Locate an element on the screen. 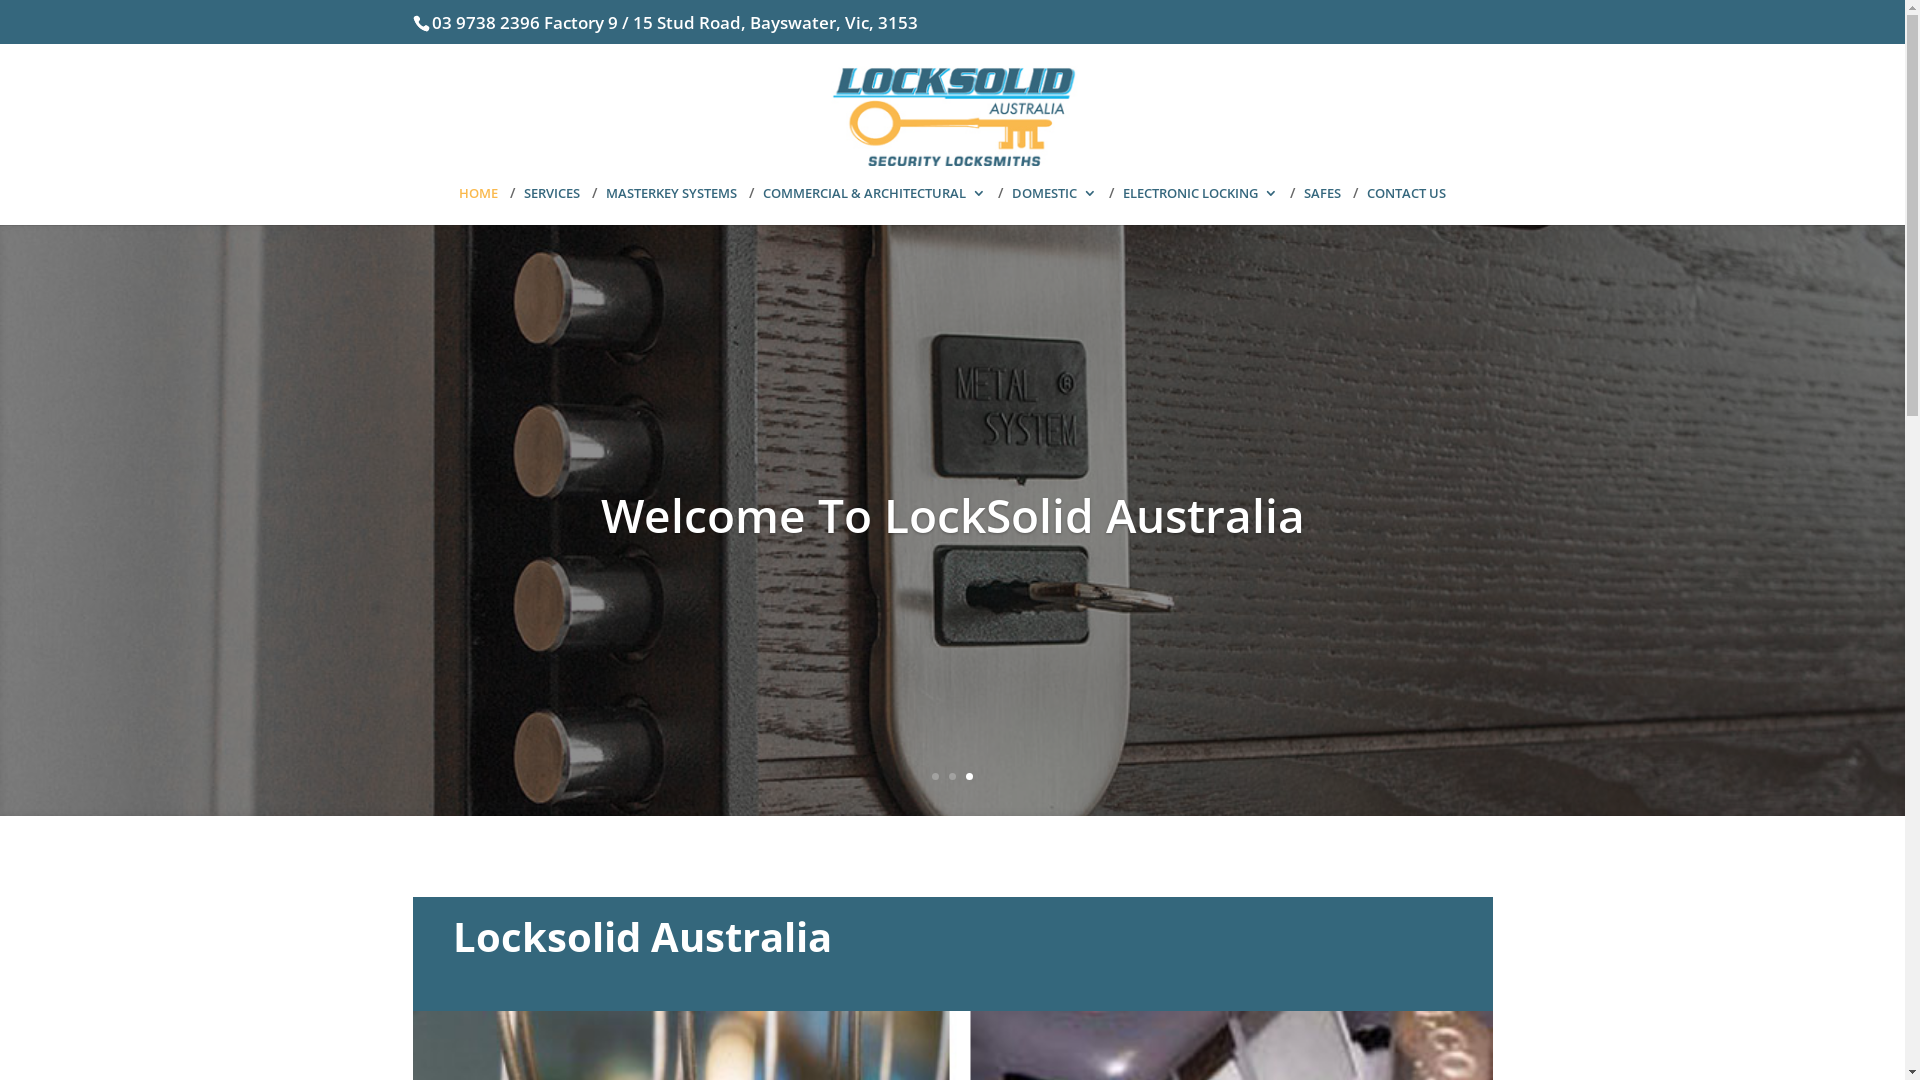 This screenshot has height=1080, width=1920. '3' is located at coordinates (969, 775).